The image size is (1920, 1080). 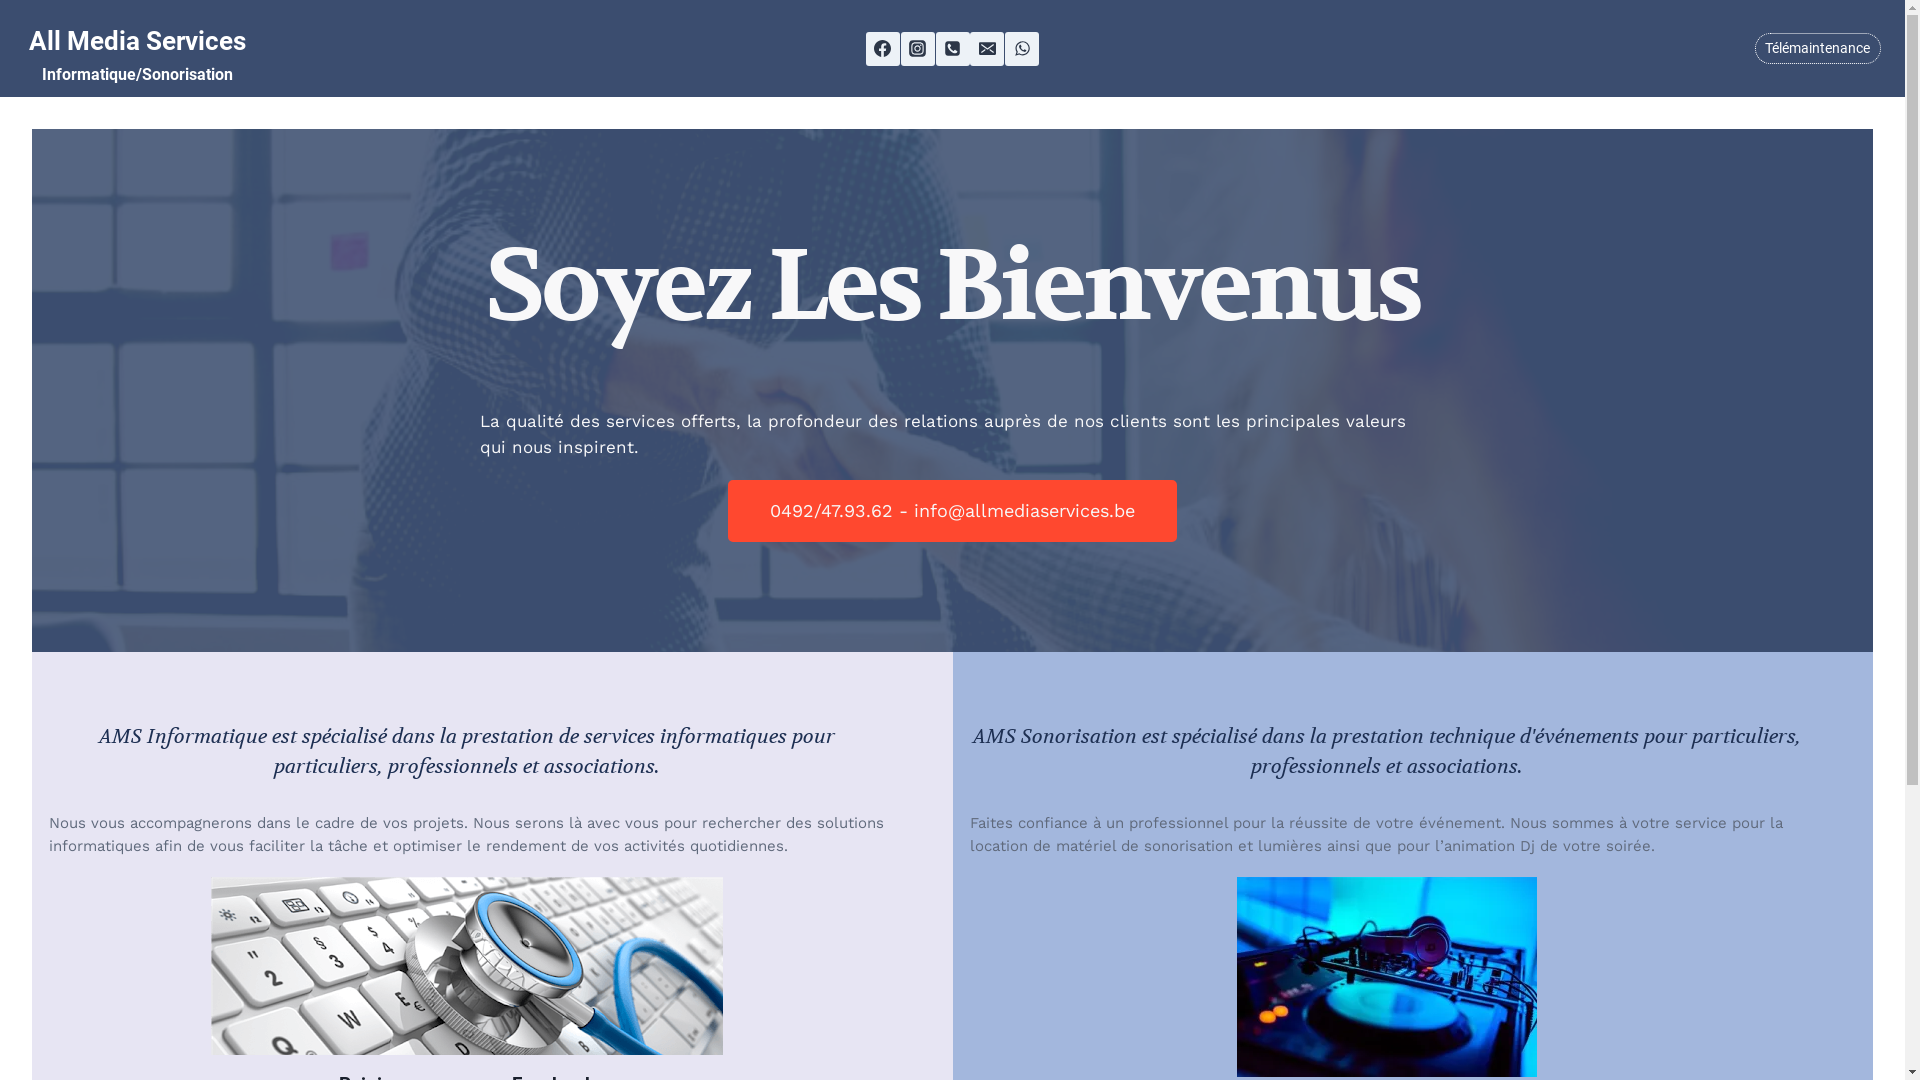 I want to click on '0492/47.93.62 - info@allmediaservices.be', so click(x=951, y=509).